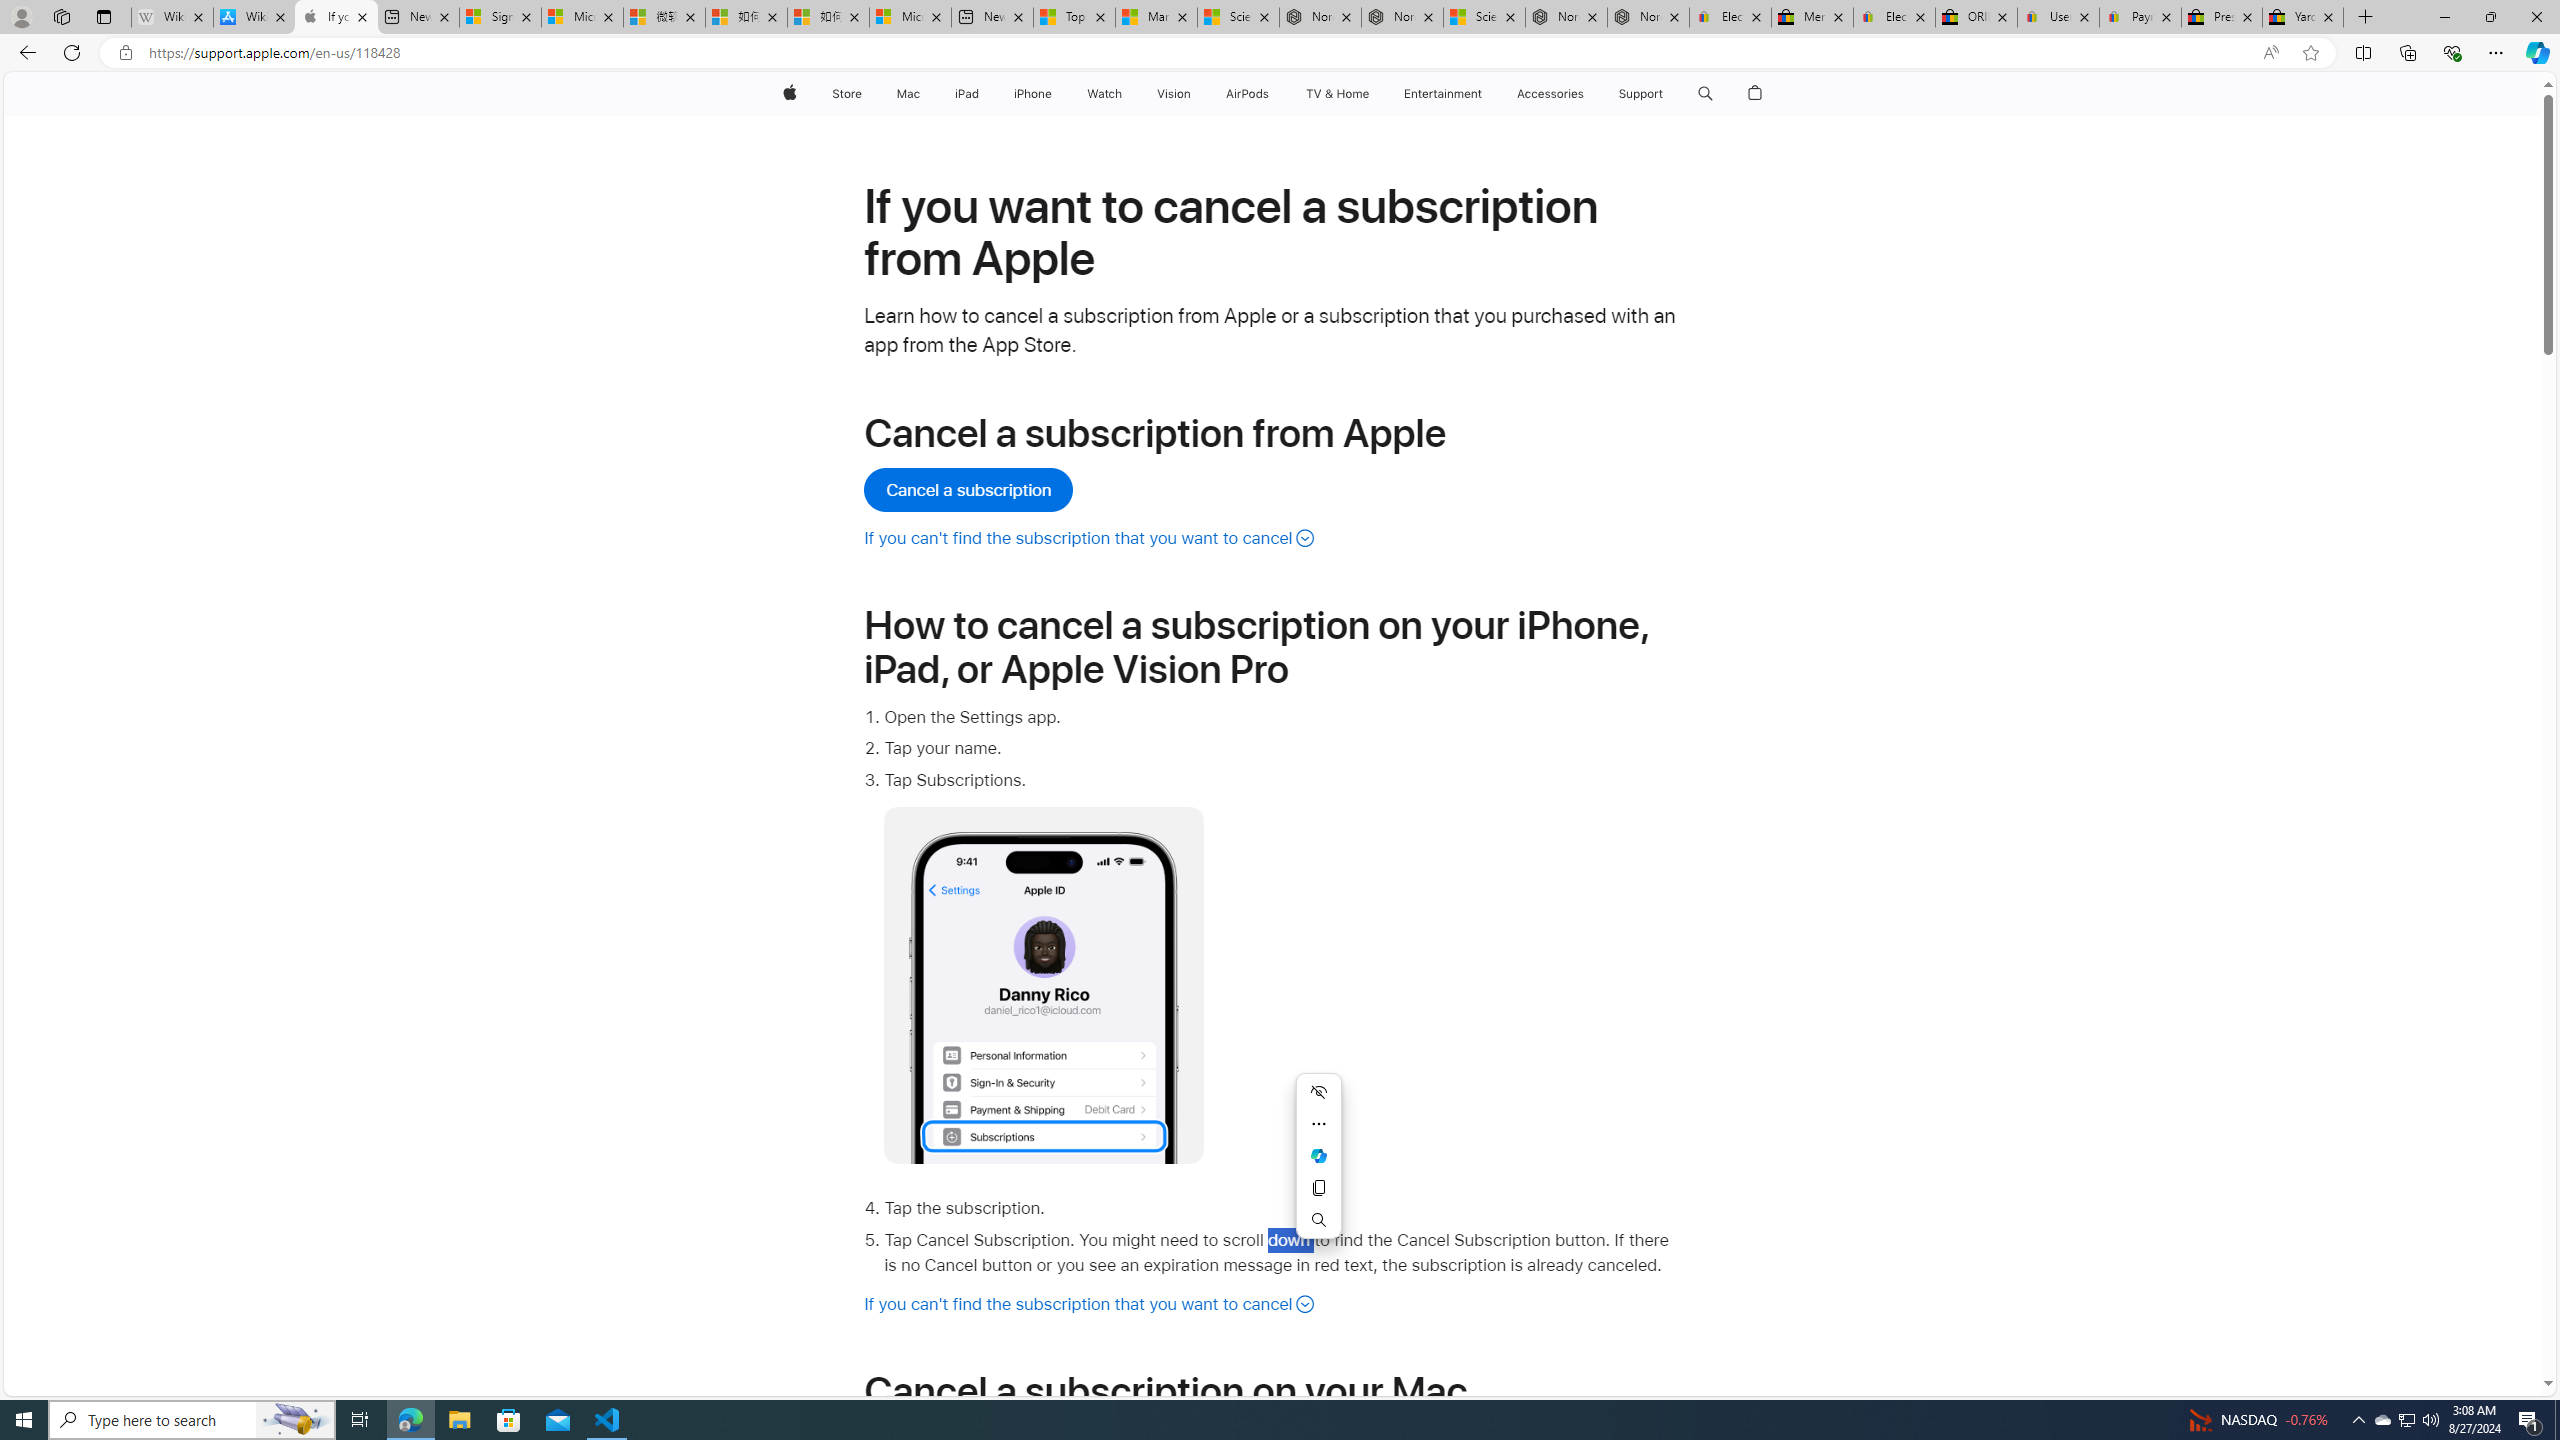  I want to click on 'Electronics, Cars, Fashion, Collectibles & More | eBay', so click(1893, 16).